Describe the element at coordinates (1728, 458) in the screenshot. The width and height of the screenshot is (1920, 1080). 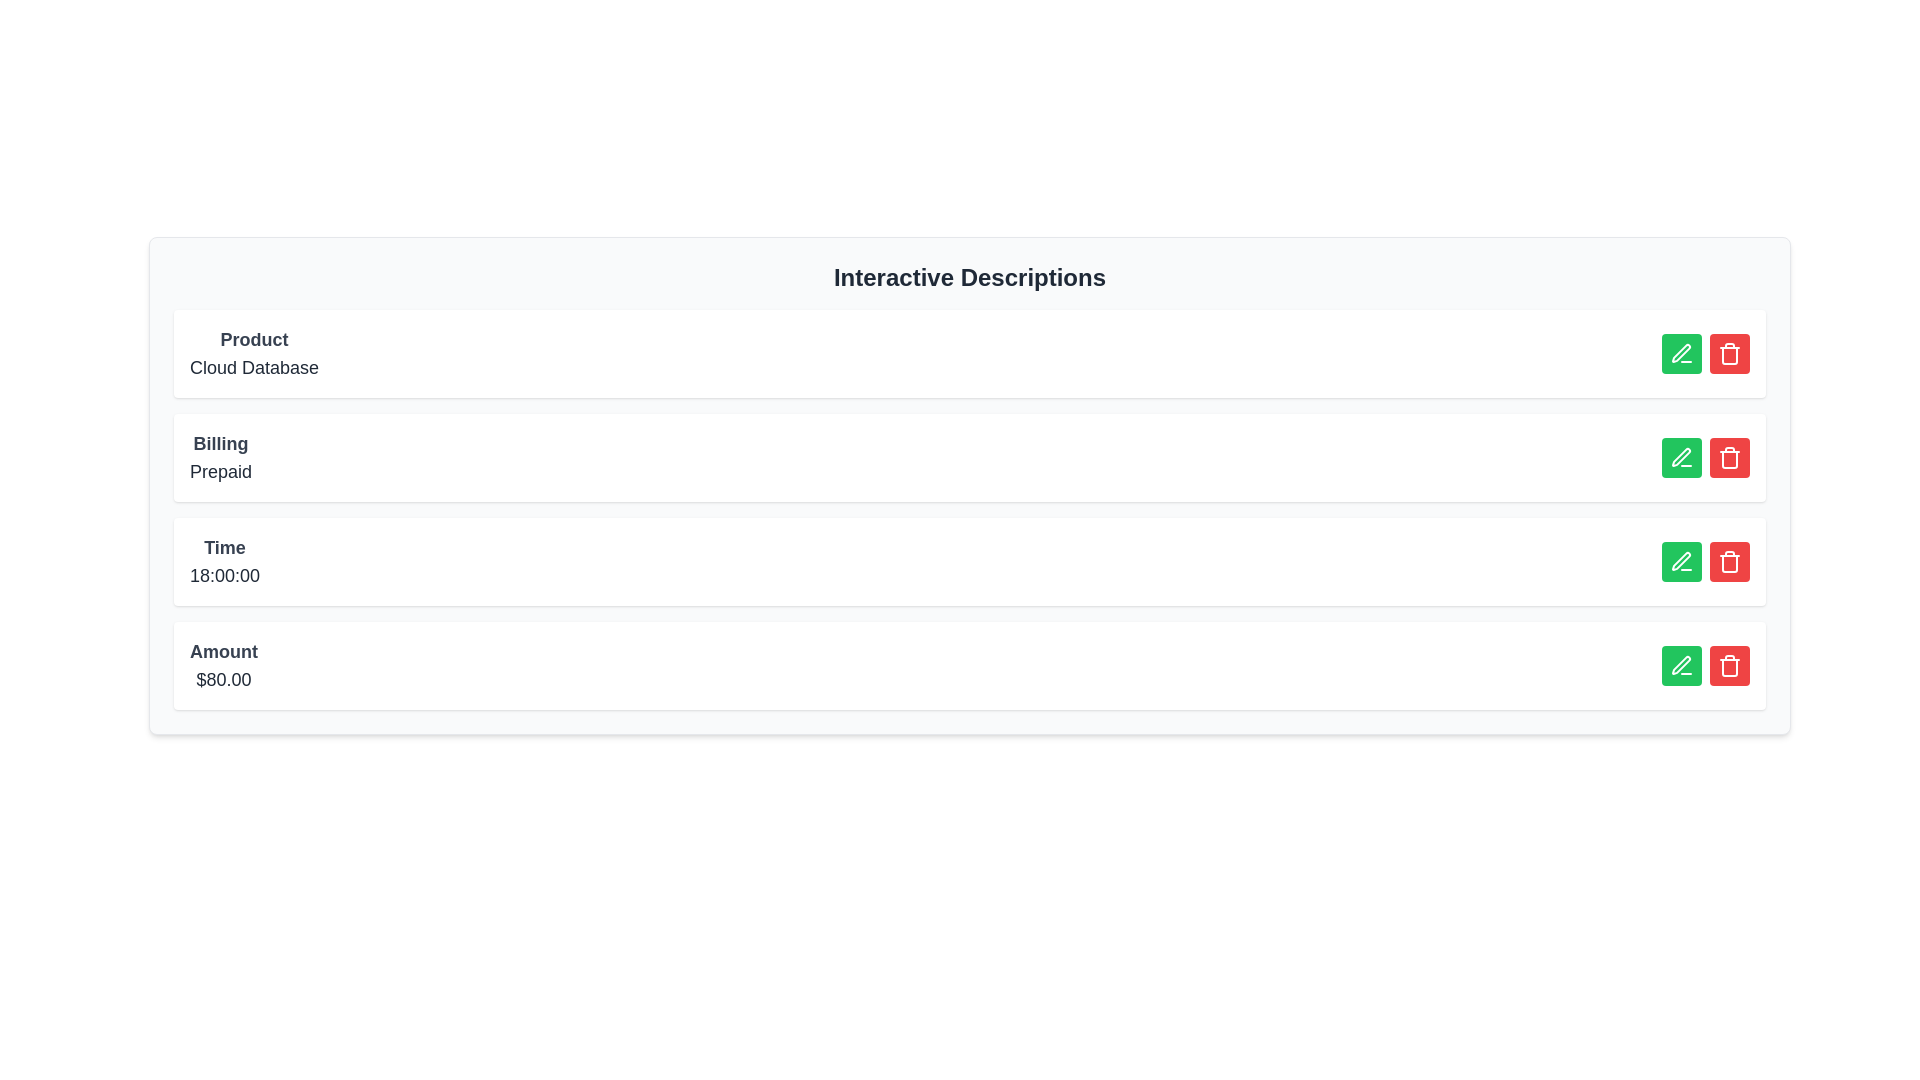
I see `the delete button located on the right side of the action bar row, which is the second button following a green pen icon` at that location.